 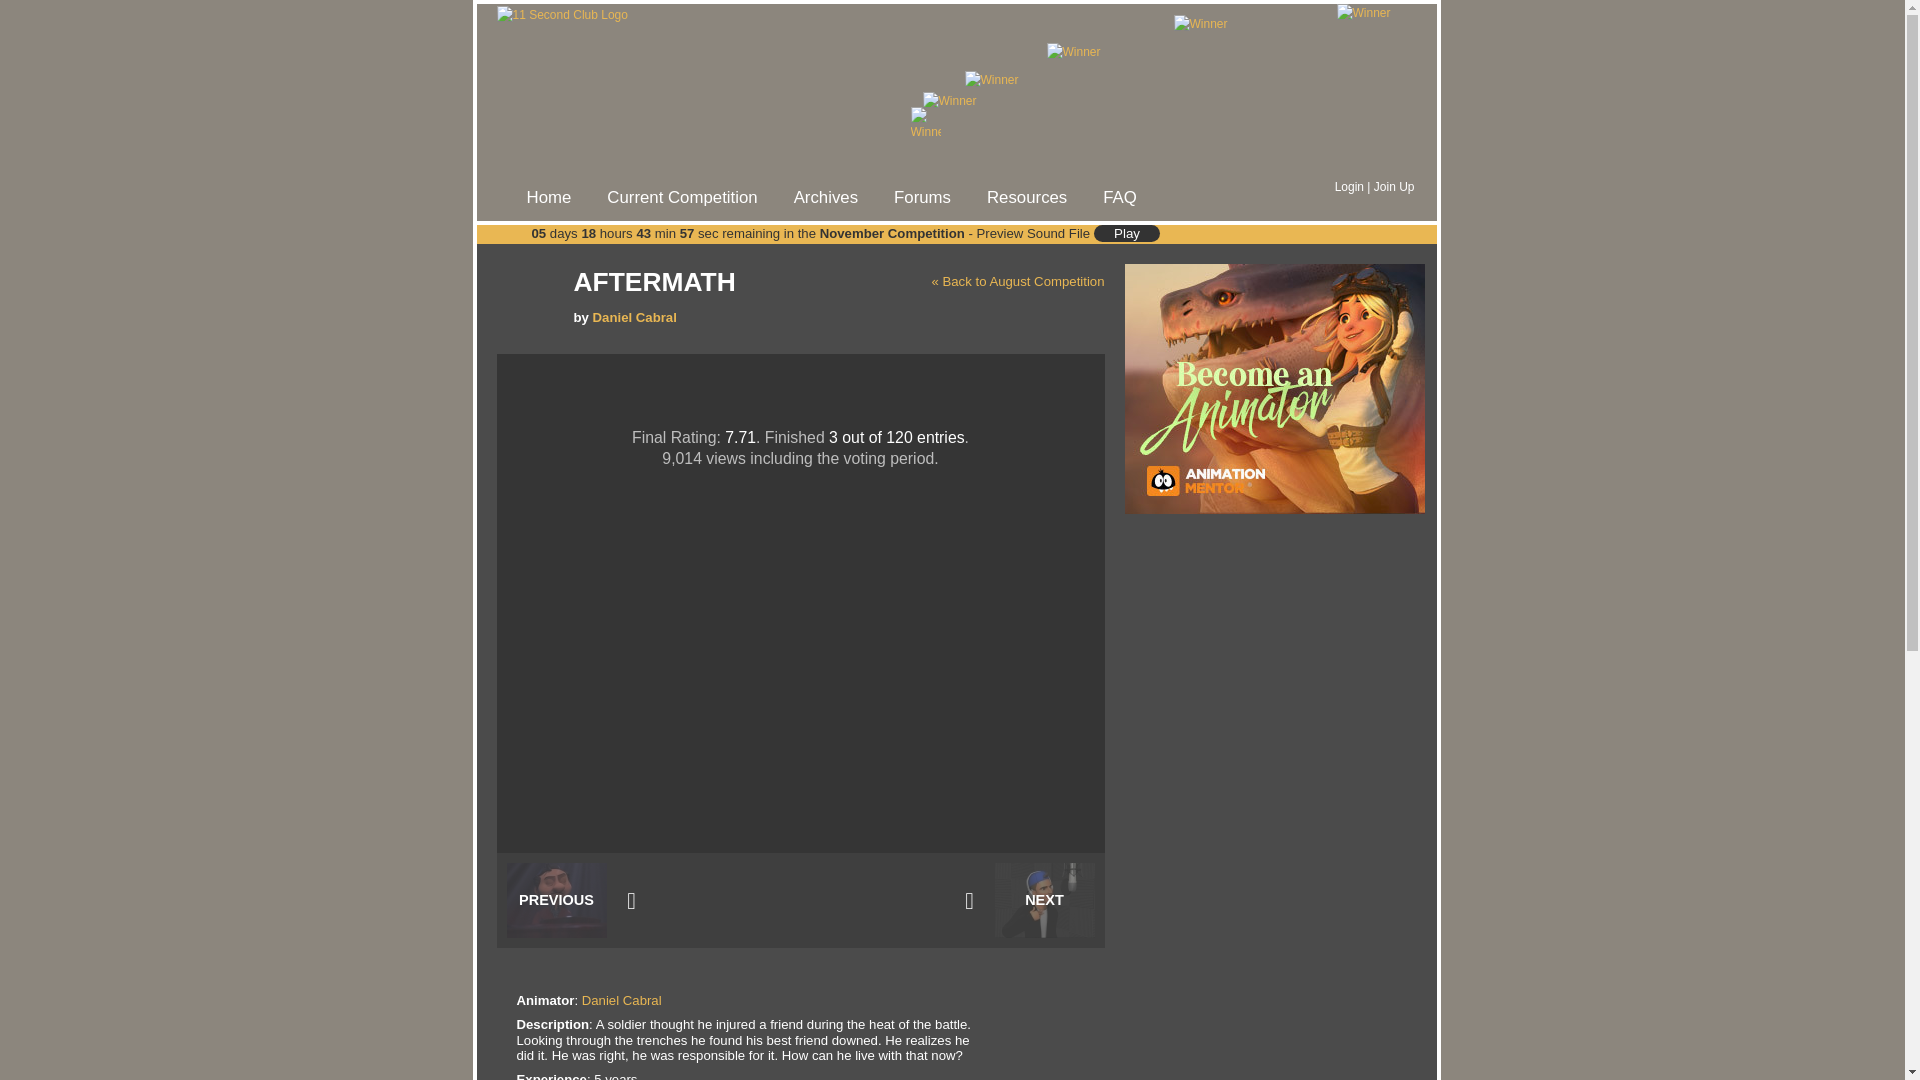 What do you see at coordinates (1027, 197) in the screenshot?
I see `'Resources'` at bounding box center [1027, 197].